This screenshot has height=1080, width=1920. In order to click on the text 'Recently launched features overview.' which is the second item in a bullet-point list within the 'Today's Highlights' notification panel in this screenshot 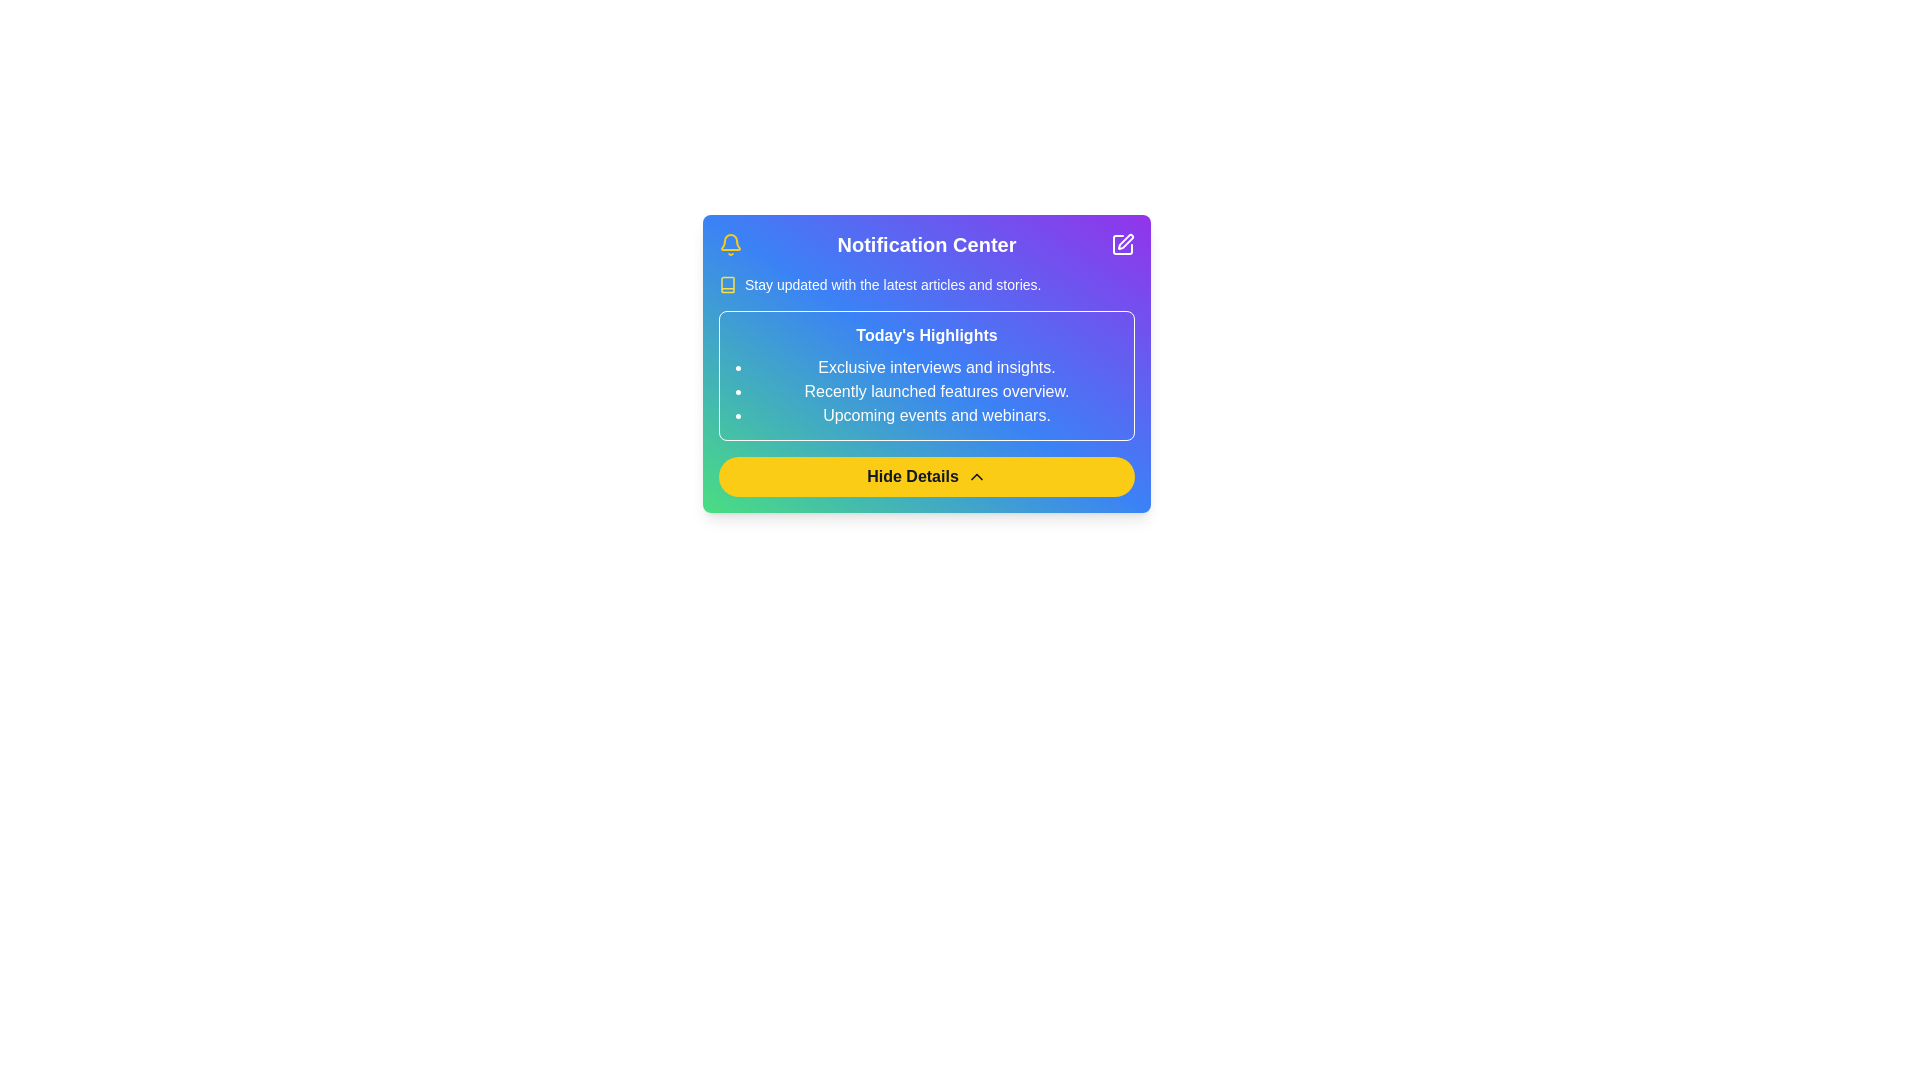, I will do `click(935, 392)`.